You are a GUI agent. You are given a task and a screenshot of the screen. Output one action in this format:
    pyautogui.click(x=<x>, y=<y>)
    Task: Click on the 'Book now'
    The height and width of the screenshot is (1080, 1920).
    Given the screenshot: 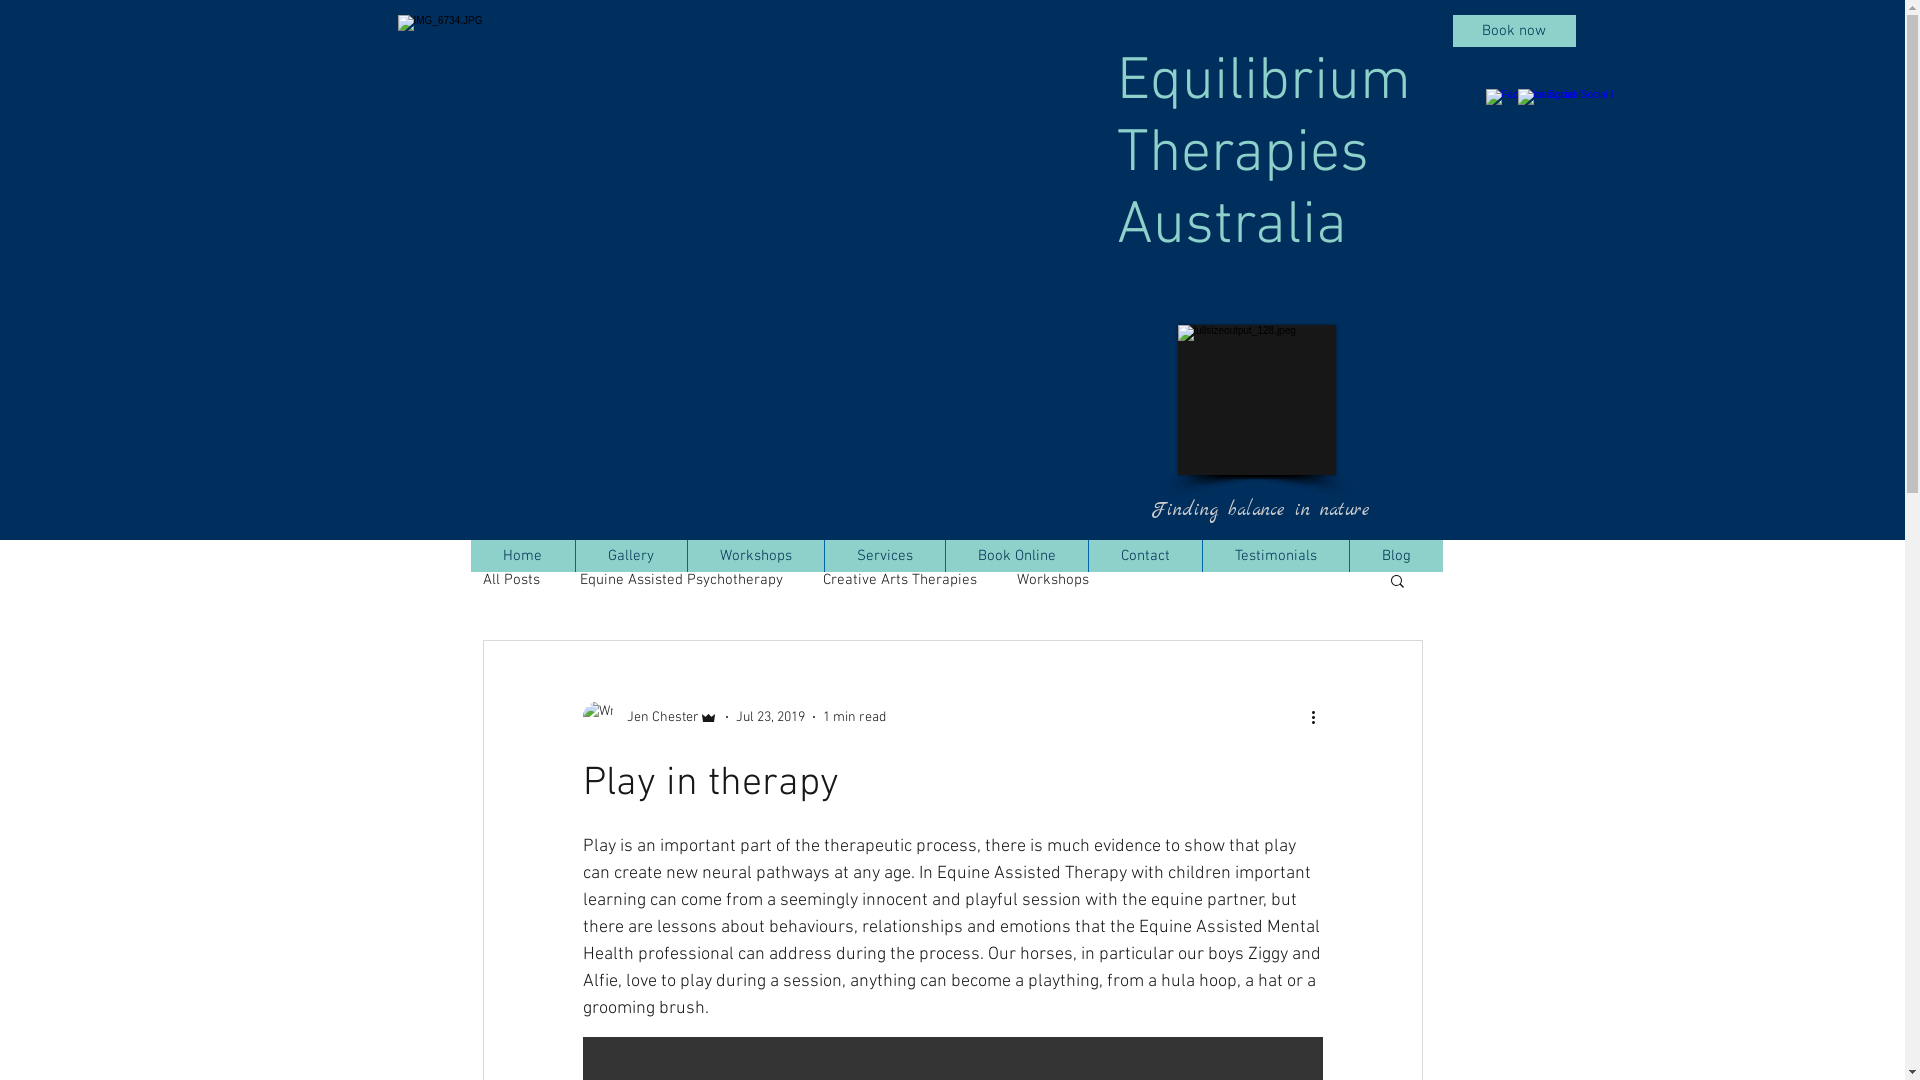 What is the action you would take?
    pyautogui.click(x=1513, y=30)
    